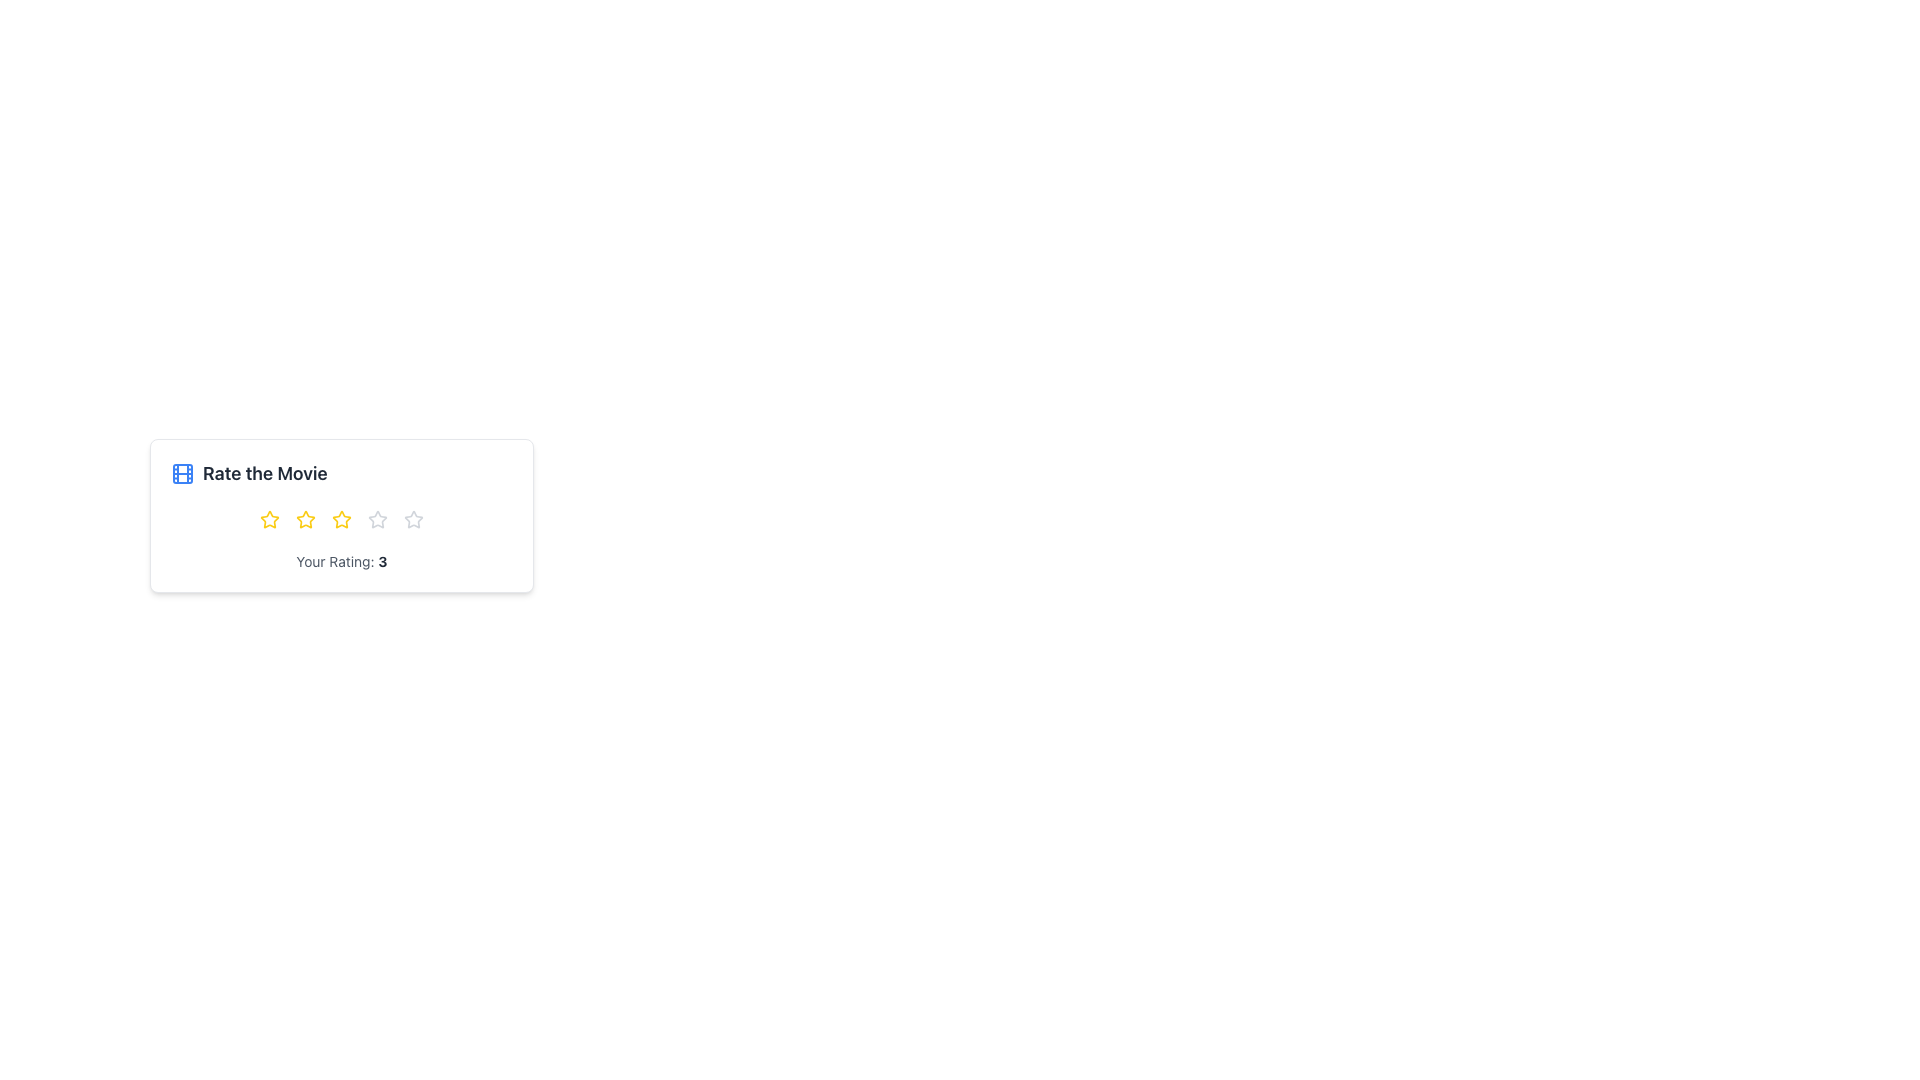  Describe the element at coordinates (305, 519) in the screenshot. I see `the second yellow star icon in the rating control below the 'Rate the Movie' title to interact with it` at that location.